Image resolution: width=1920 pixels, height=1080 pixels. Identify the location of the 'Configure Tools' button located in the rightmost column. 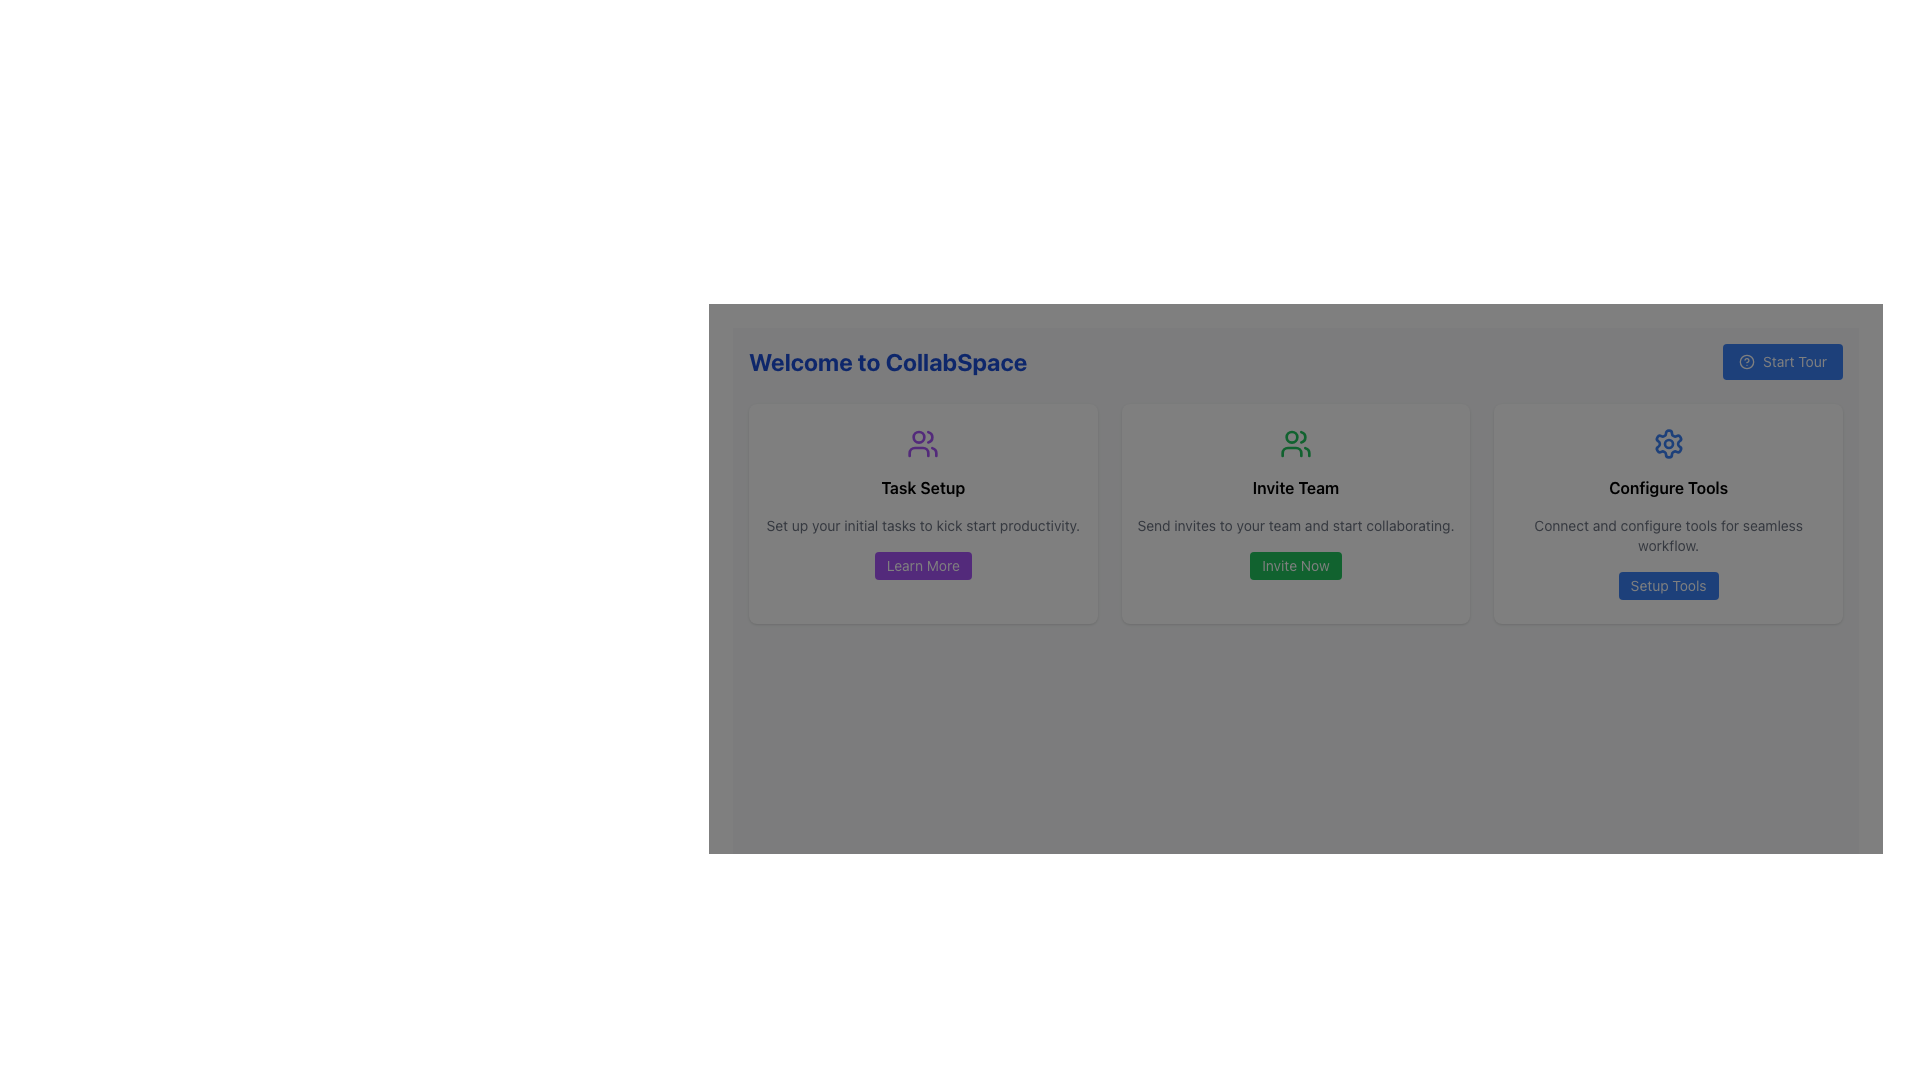
(1668, 585).